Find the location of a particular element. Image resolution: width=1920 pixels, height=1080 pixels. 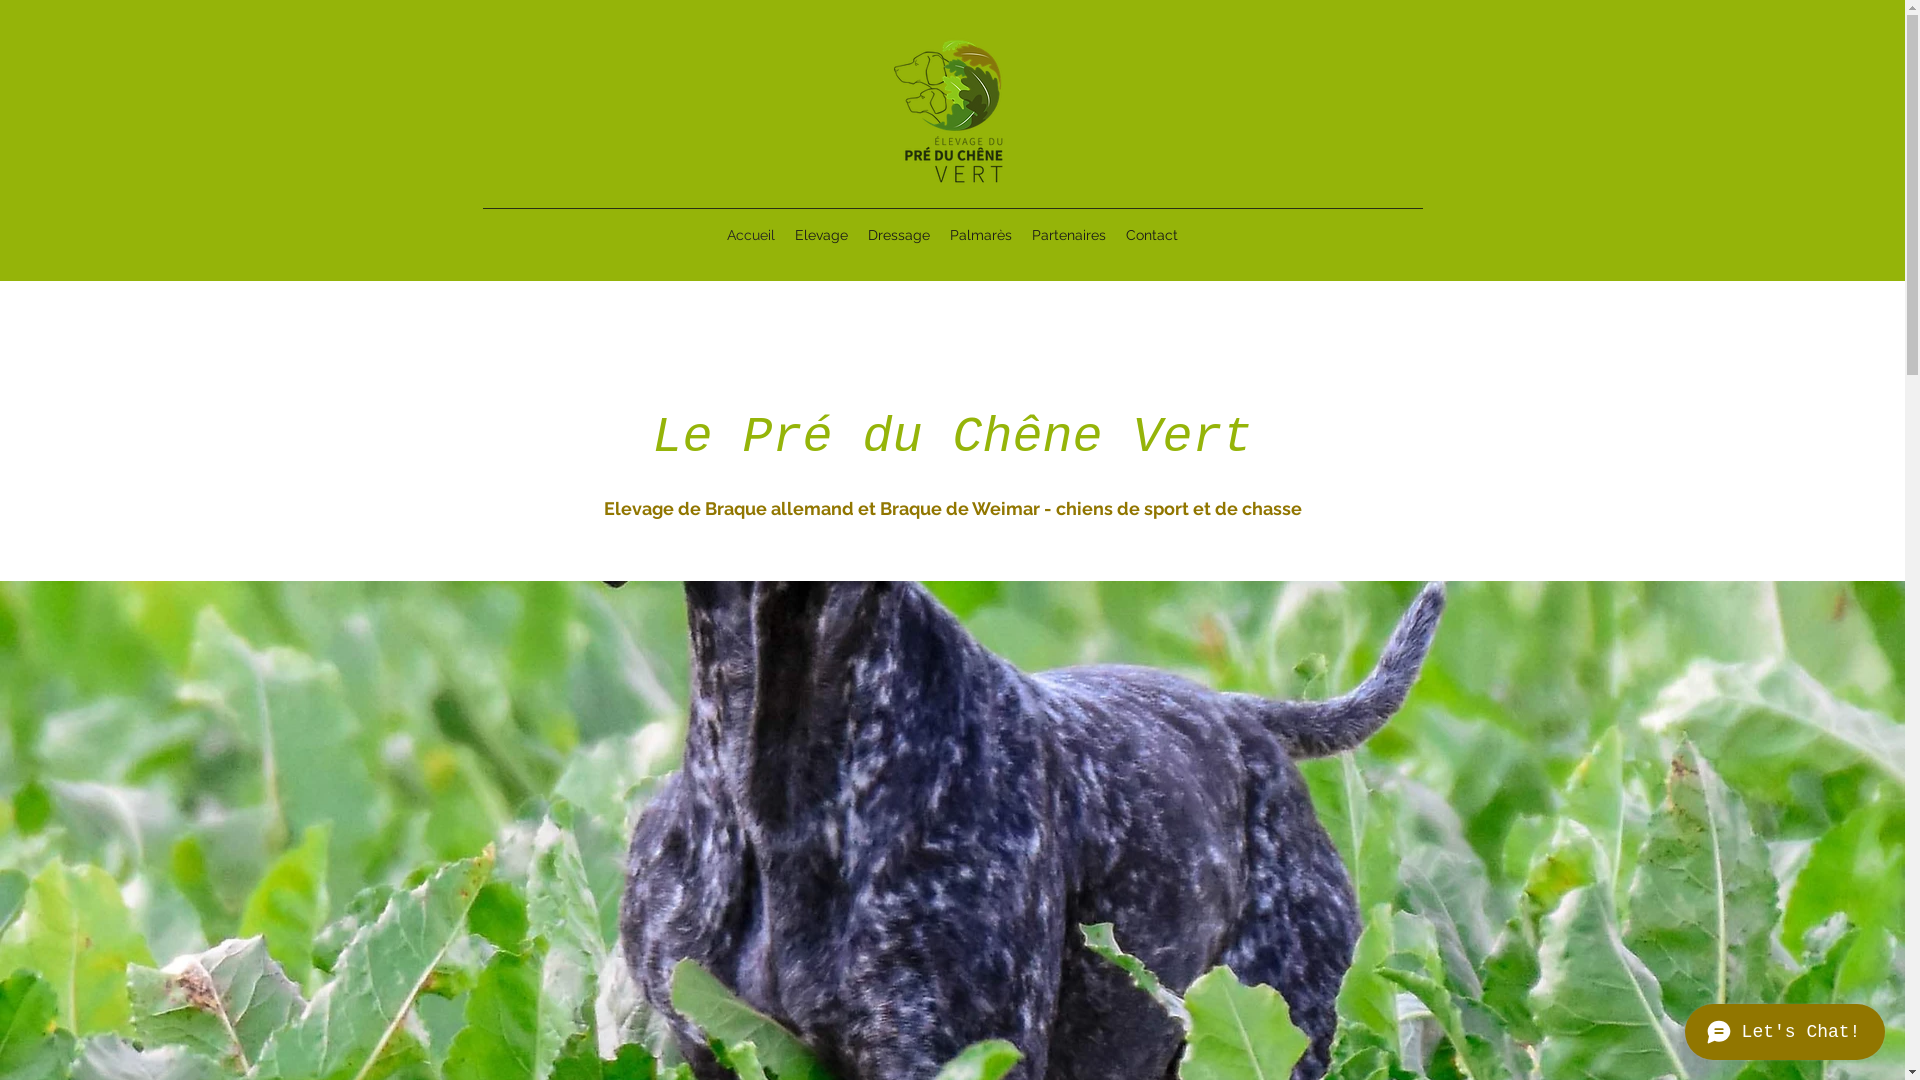

'Dressage' is located at coordinates (897, 234).